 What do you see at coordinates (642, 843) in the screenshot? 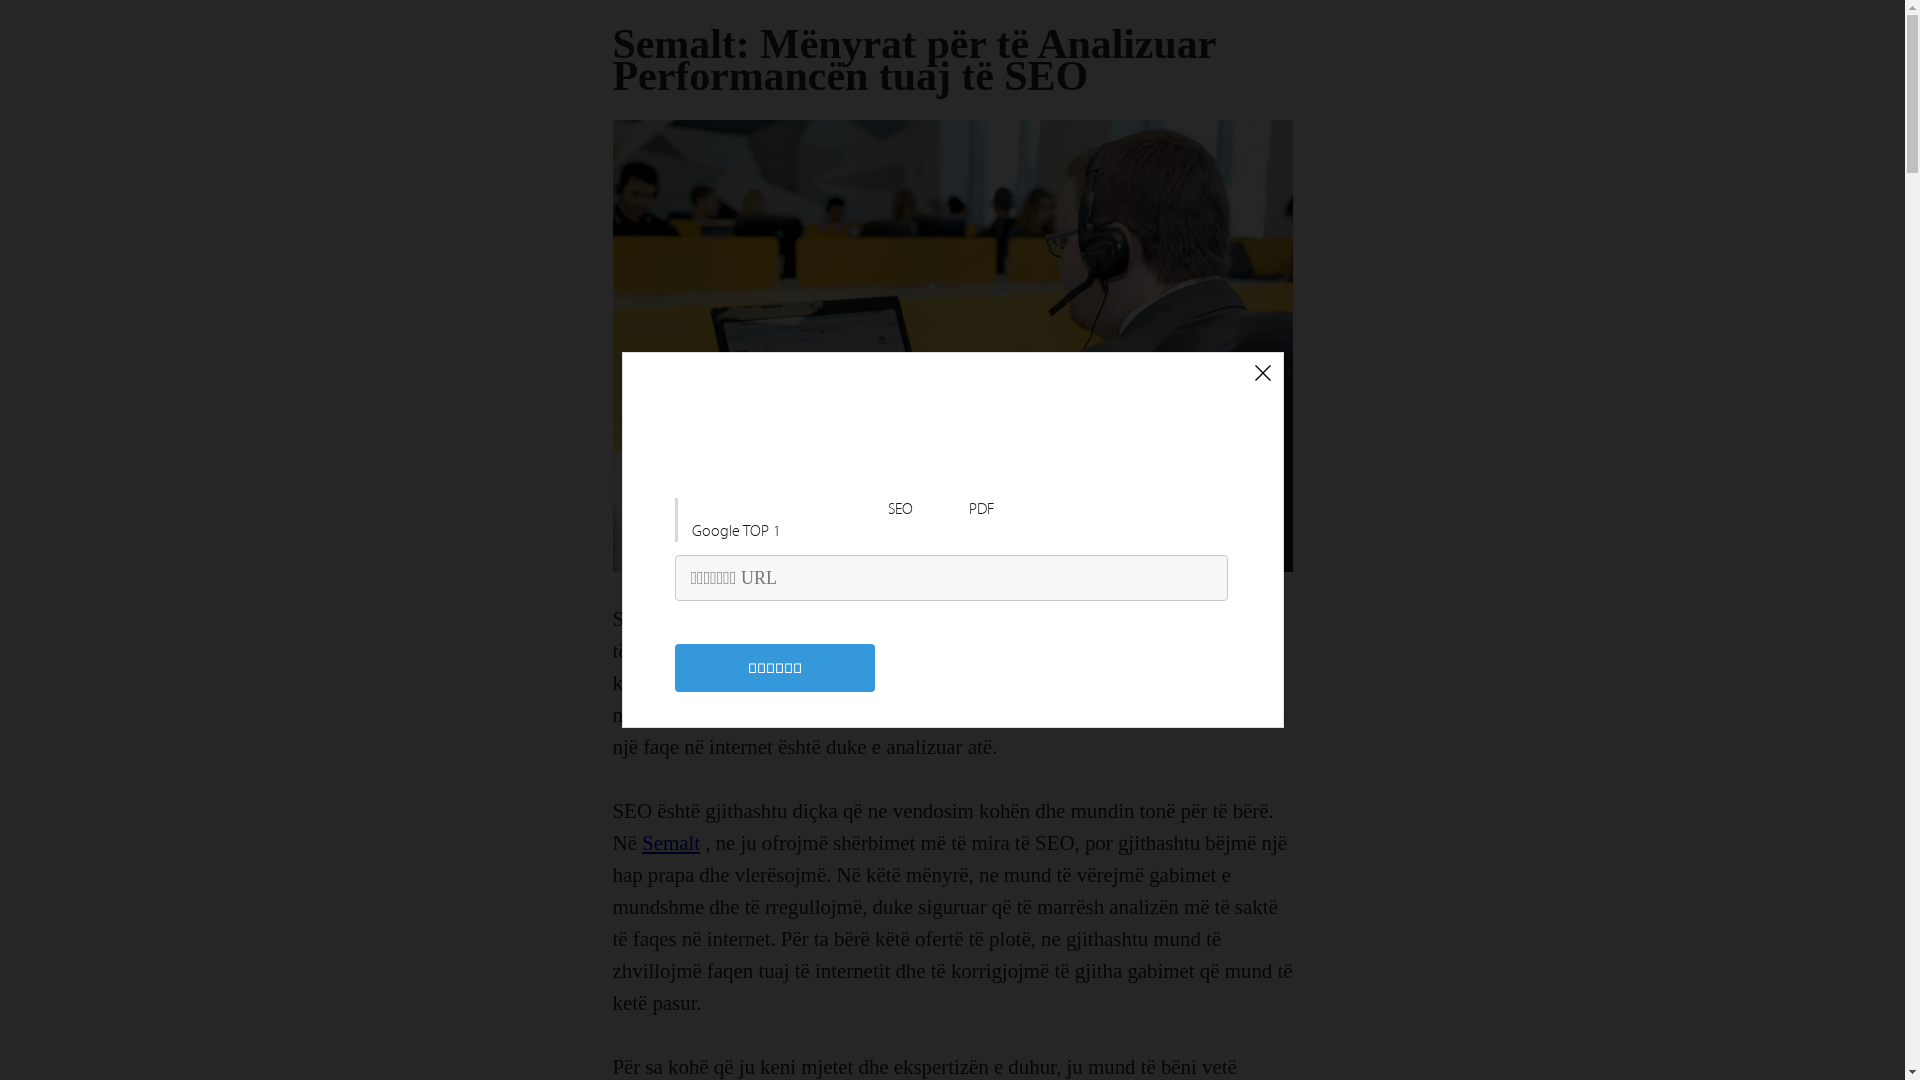
I see `'Semalt'` at bounding box center [642, 843].